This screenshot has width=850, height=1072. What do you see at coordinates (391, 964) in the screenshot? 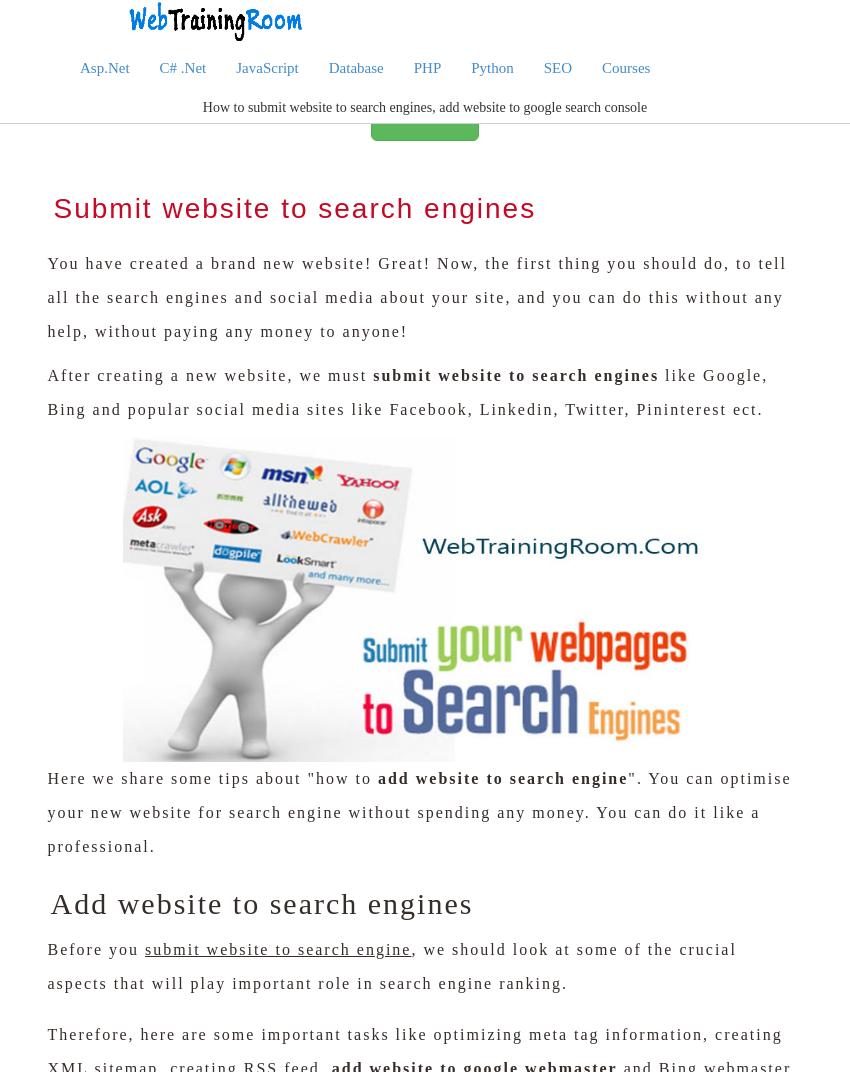
I see `', we should look at some of the crucial aspects that will play important role in search engine ranking.'` at bounding box center [391, 964].